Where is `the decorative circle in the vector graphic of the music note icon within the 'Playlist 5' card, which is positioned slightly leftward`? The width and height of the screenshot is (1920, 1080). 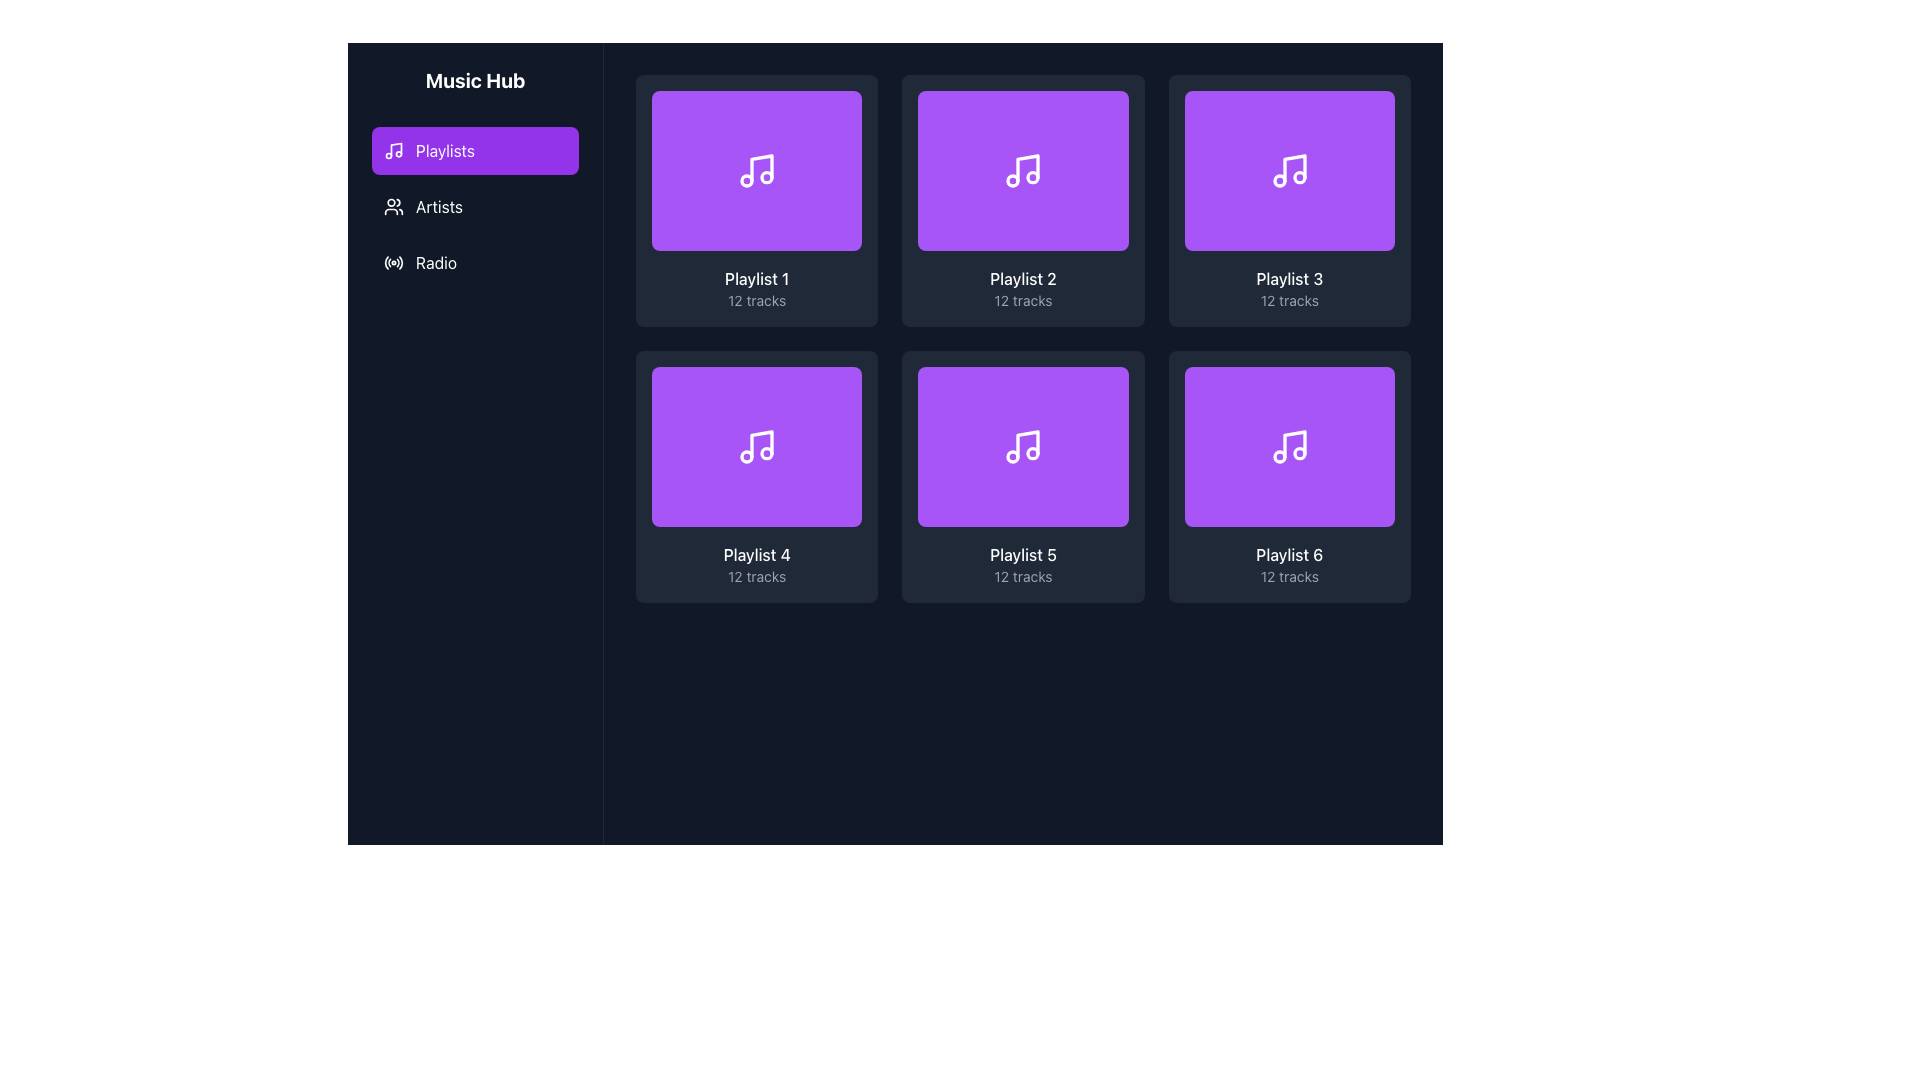
the decorative circle in the vector graphic of the music note icon within the 'Playlist 5' card, which is positioned slightly leftward is located at coordinates (1013, 456).